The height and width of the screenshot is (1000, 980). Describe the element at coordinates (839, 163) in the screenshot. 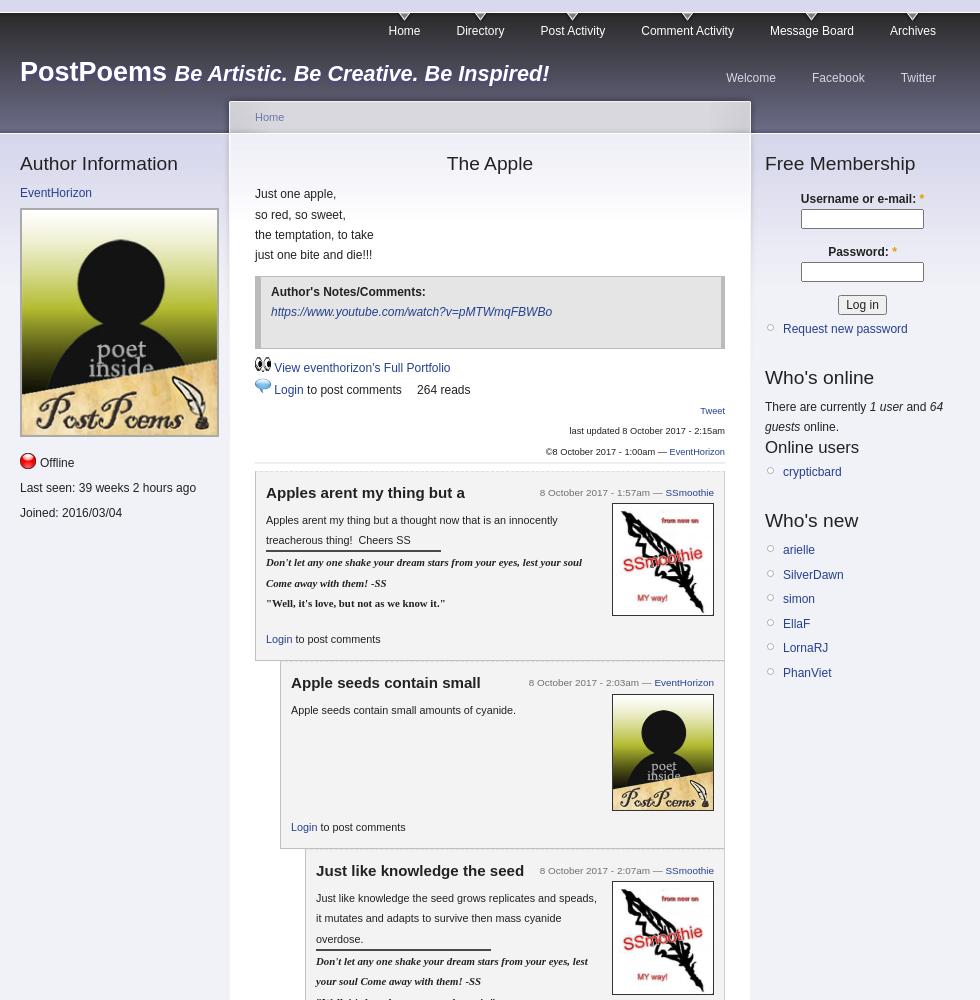

I see `'Free Membership'` at that location.